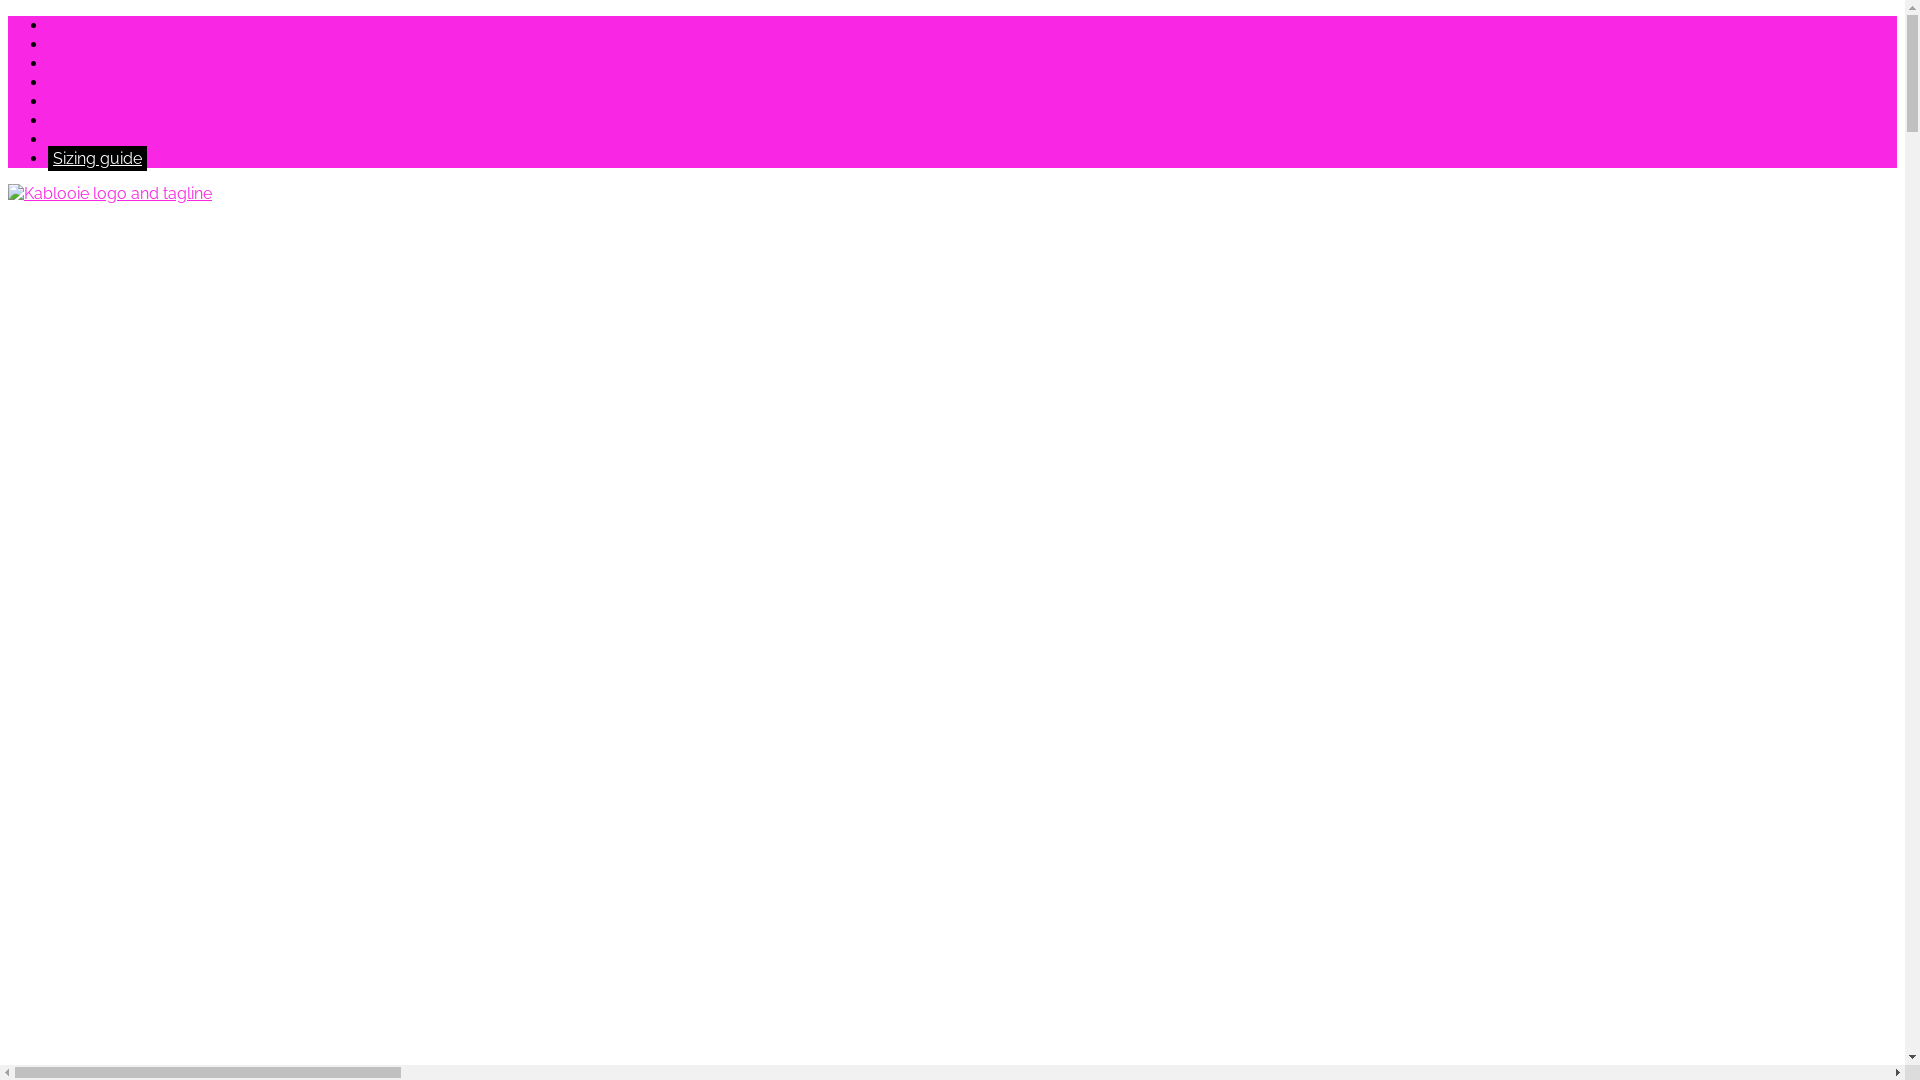 This screenshot has height=1080, width=1920. I want to click on 'My Account', so click(91, 138).